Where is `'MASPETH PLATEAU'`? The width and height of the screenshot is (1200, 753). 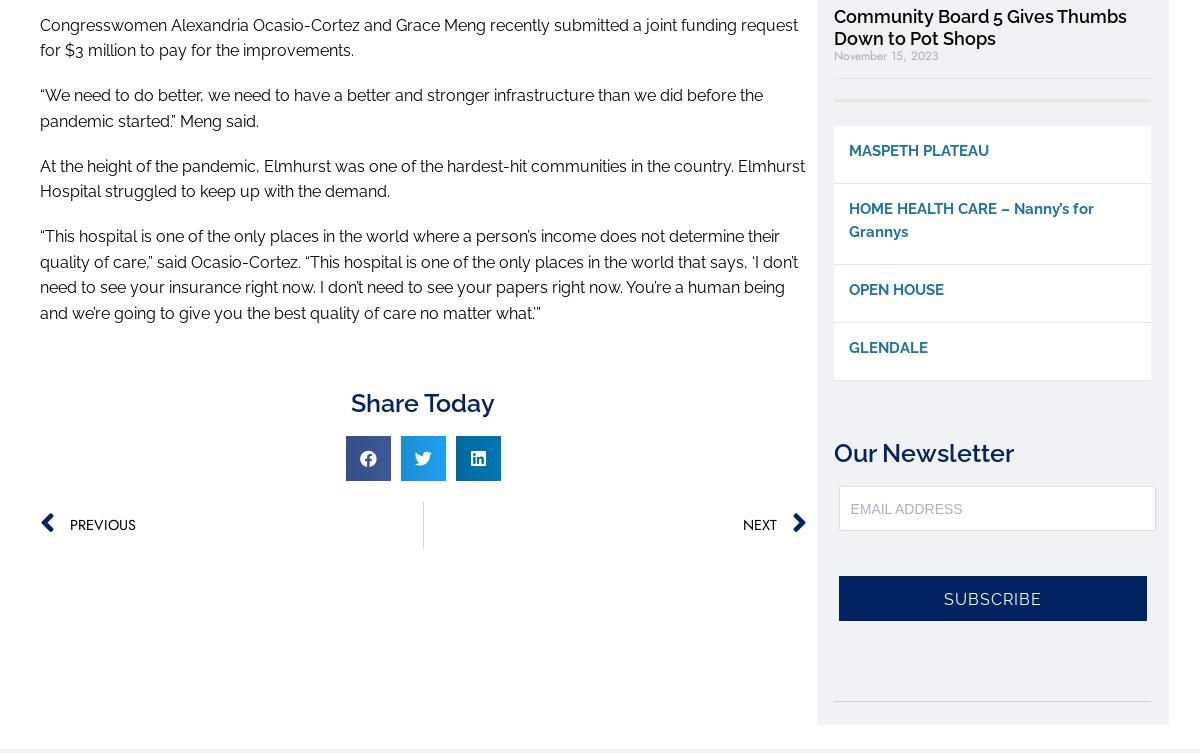
'MASPETH PLATEAU' is located at coordinates (918, 149).